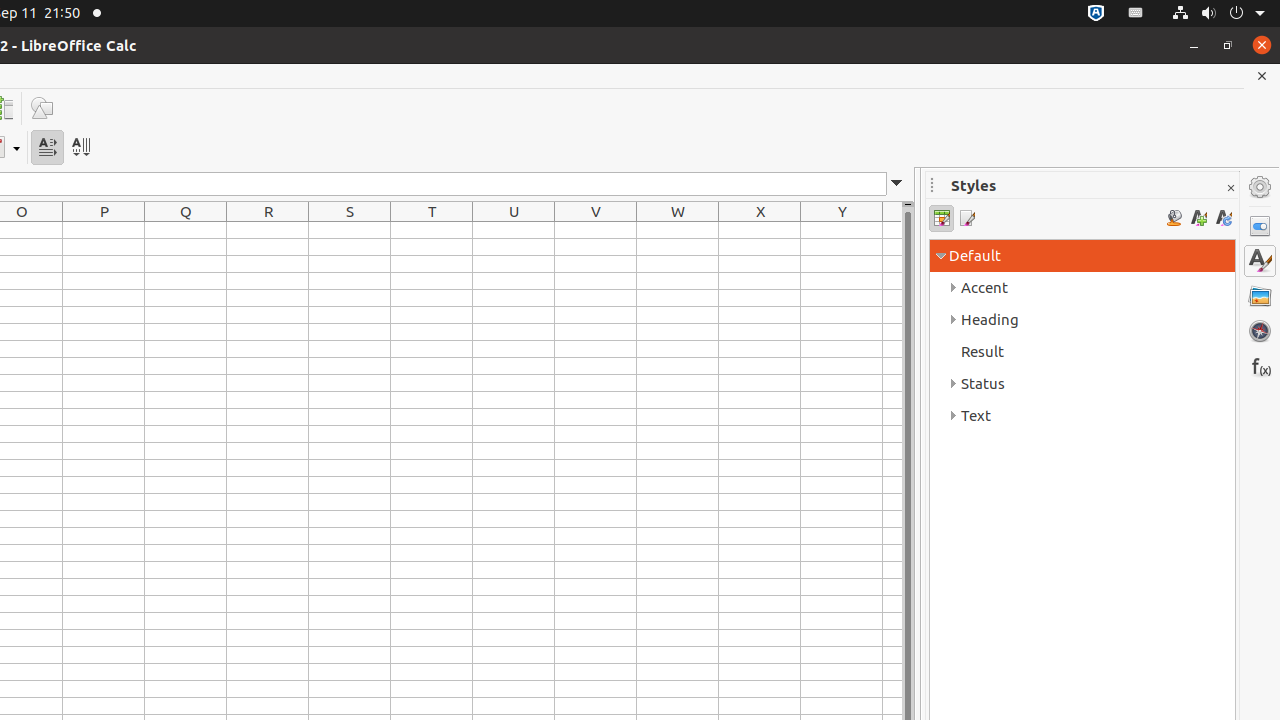  I want to click on 'Q1', so click(185, 229).